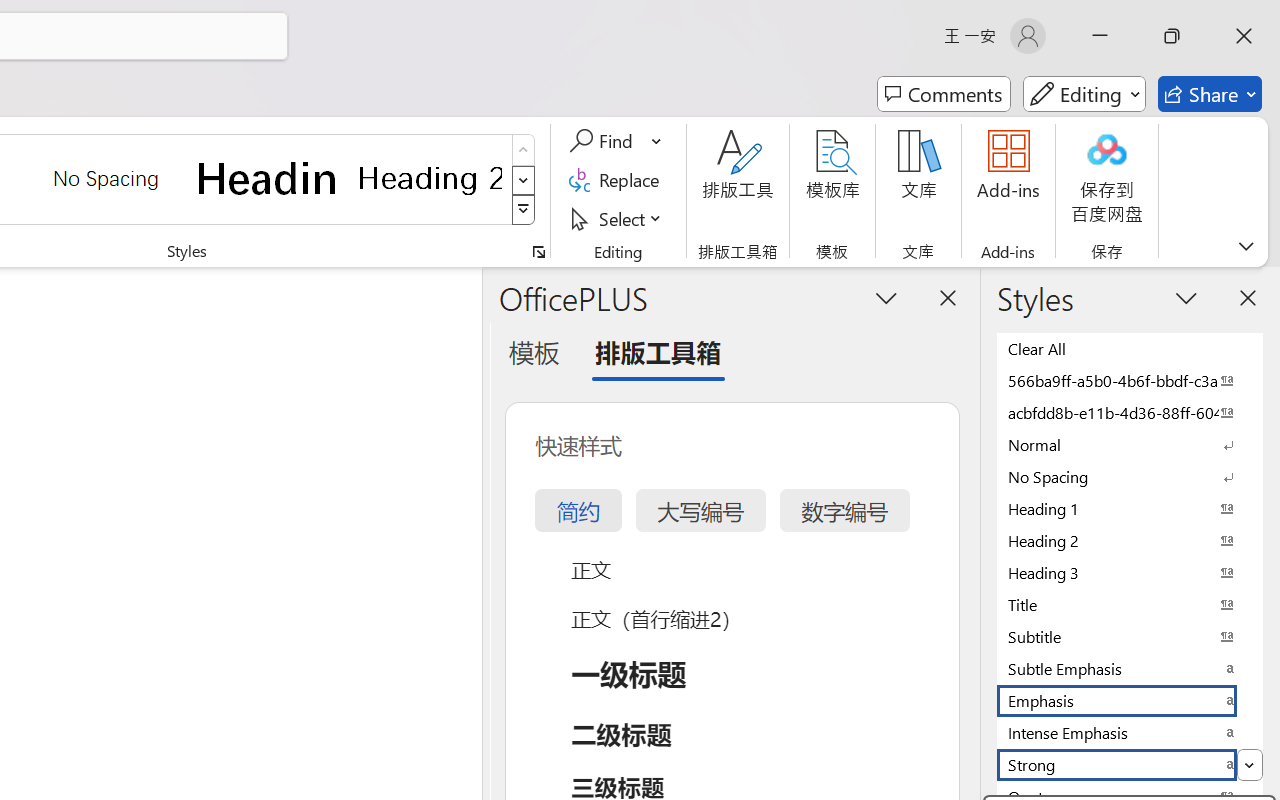 The image size is (1280, 800). I want to click on 'Close', so click(1243, 35).